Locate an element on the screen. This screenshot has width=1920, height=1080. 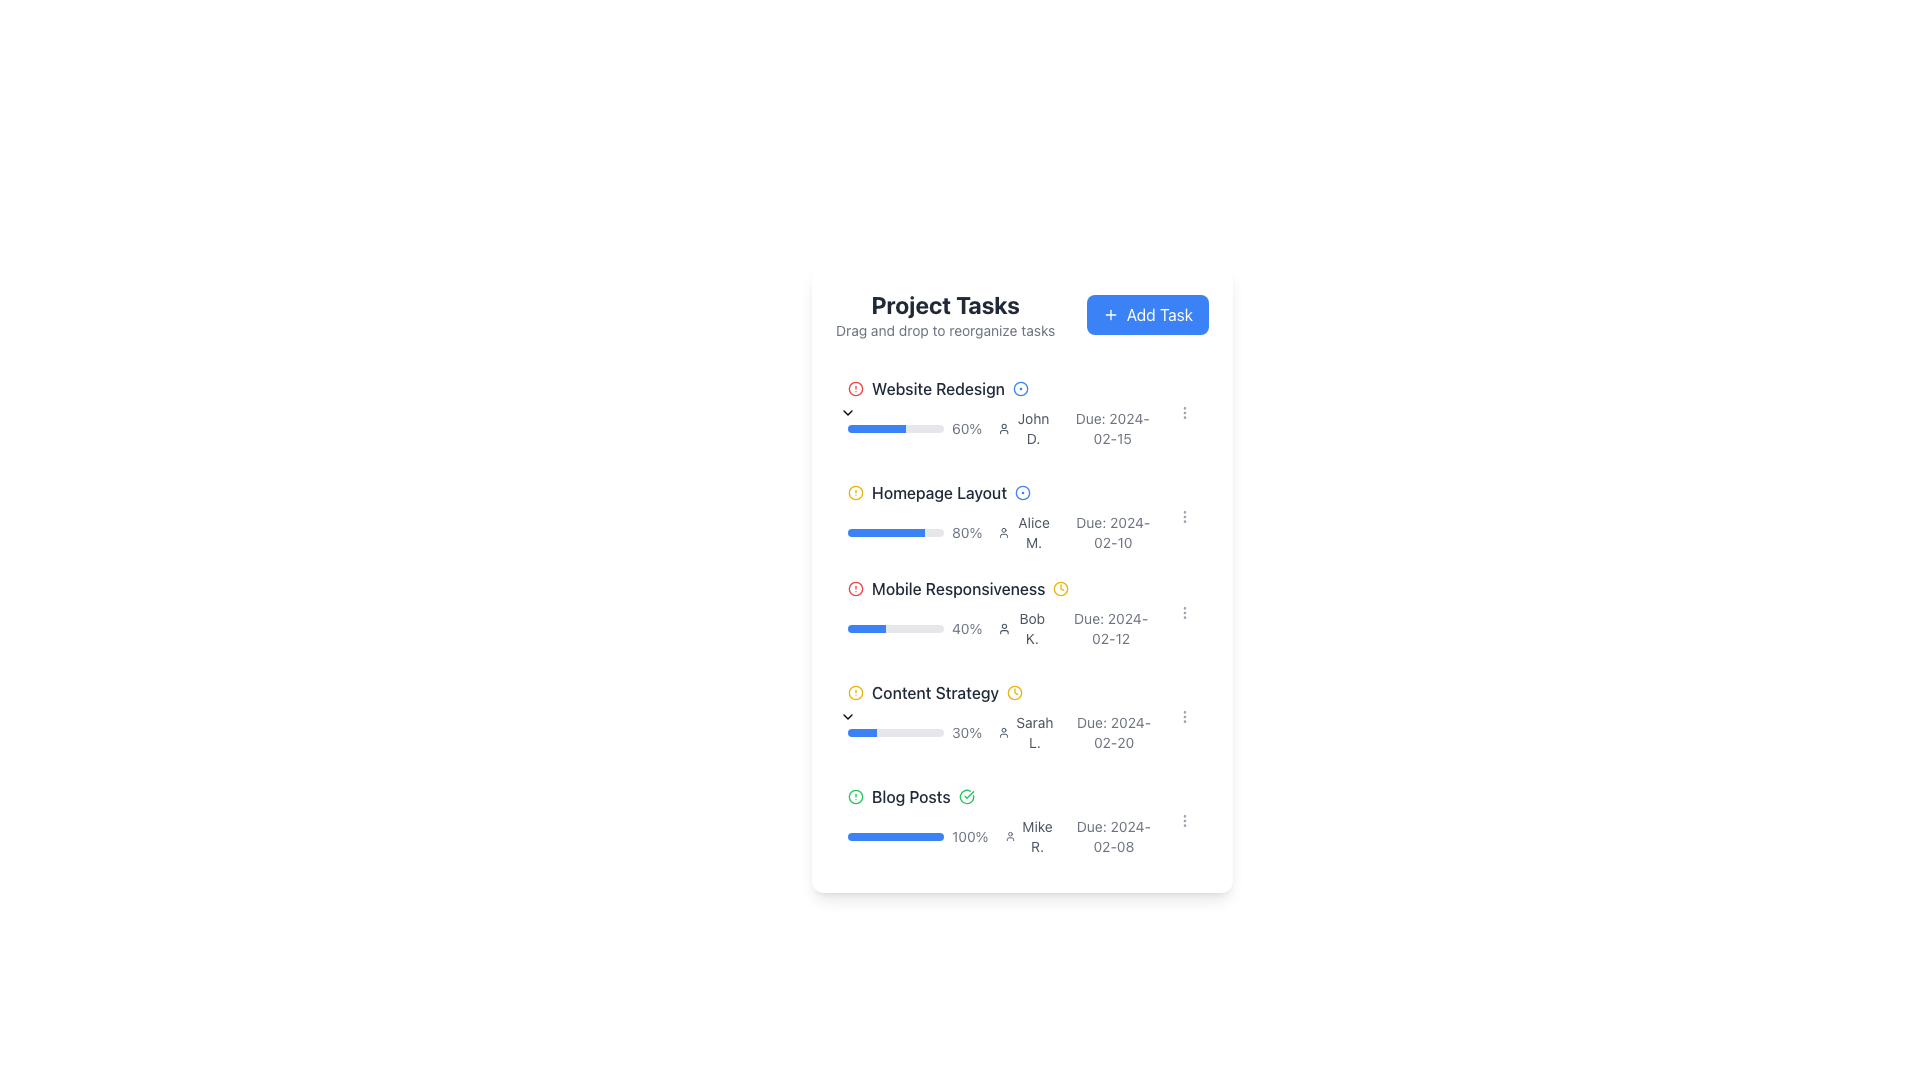
the horizontal progress bar located in the 'Mobile Responsiveness' task section, which is visually aligned under the task's title and above the text displaying '40%' is located at coordinates (895, 627).